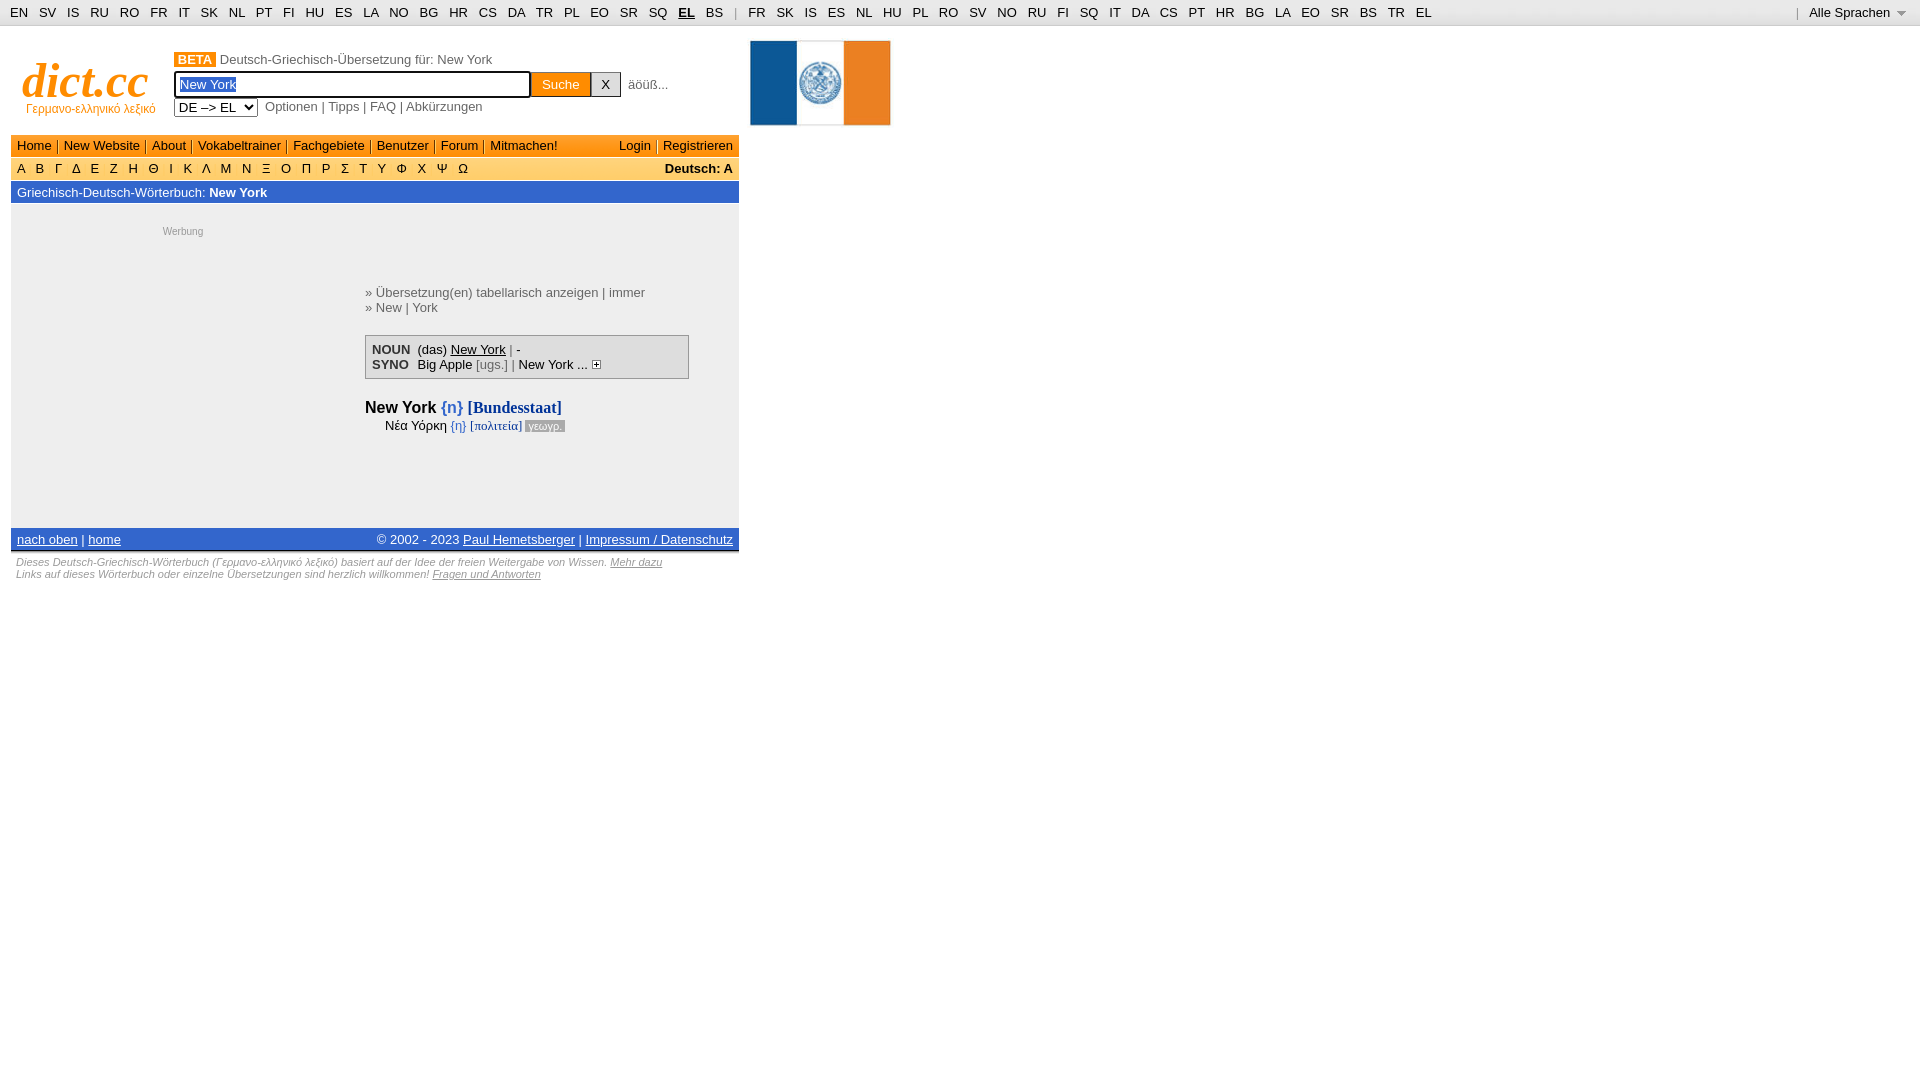  What do you see at coordinates (518, 538) in the screenshot?
I see `'Paul Hemetsberger'` at bounding box center [518, 538].